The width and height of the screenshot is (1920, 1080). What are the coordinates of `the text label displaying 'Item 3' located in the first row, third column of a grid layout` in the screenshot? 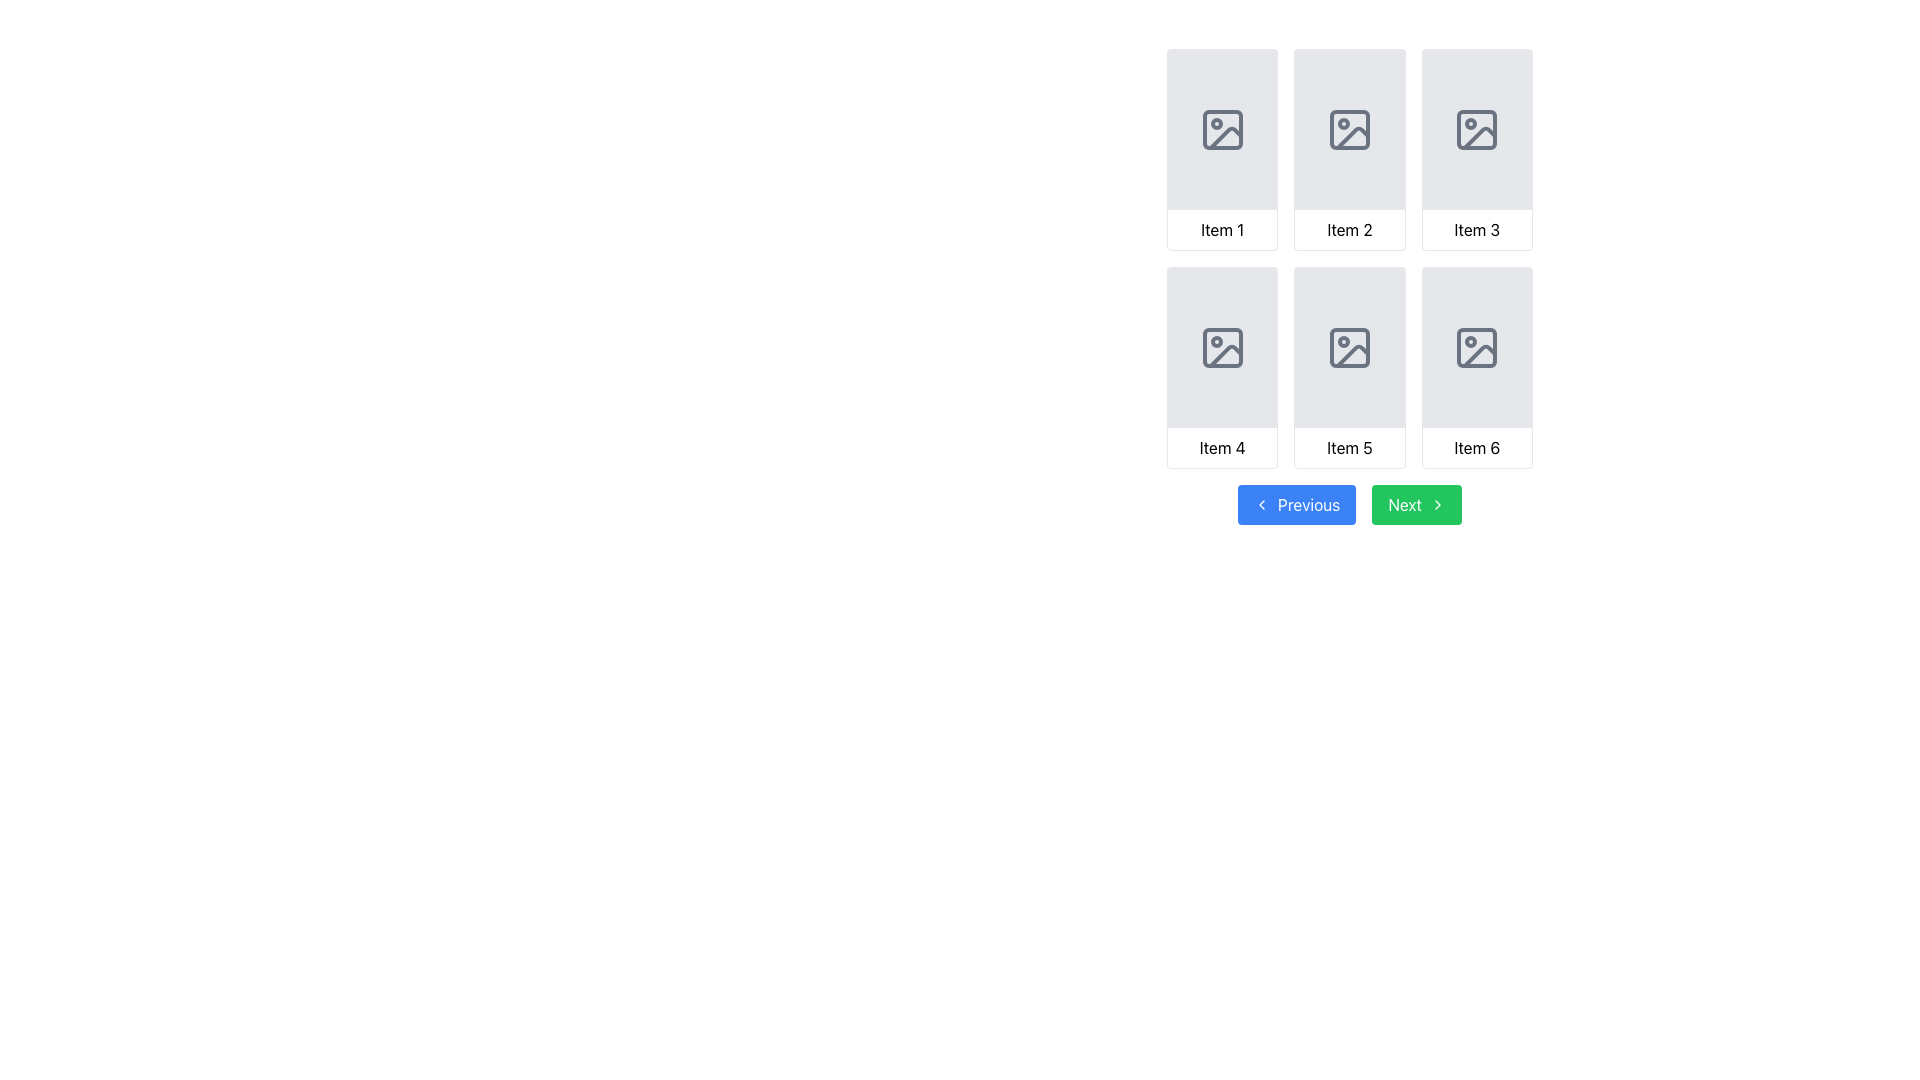 It's located at (1477, 229).